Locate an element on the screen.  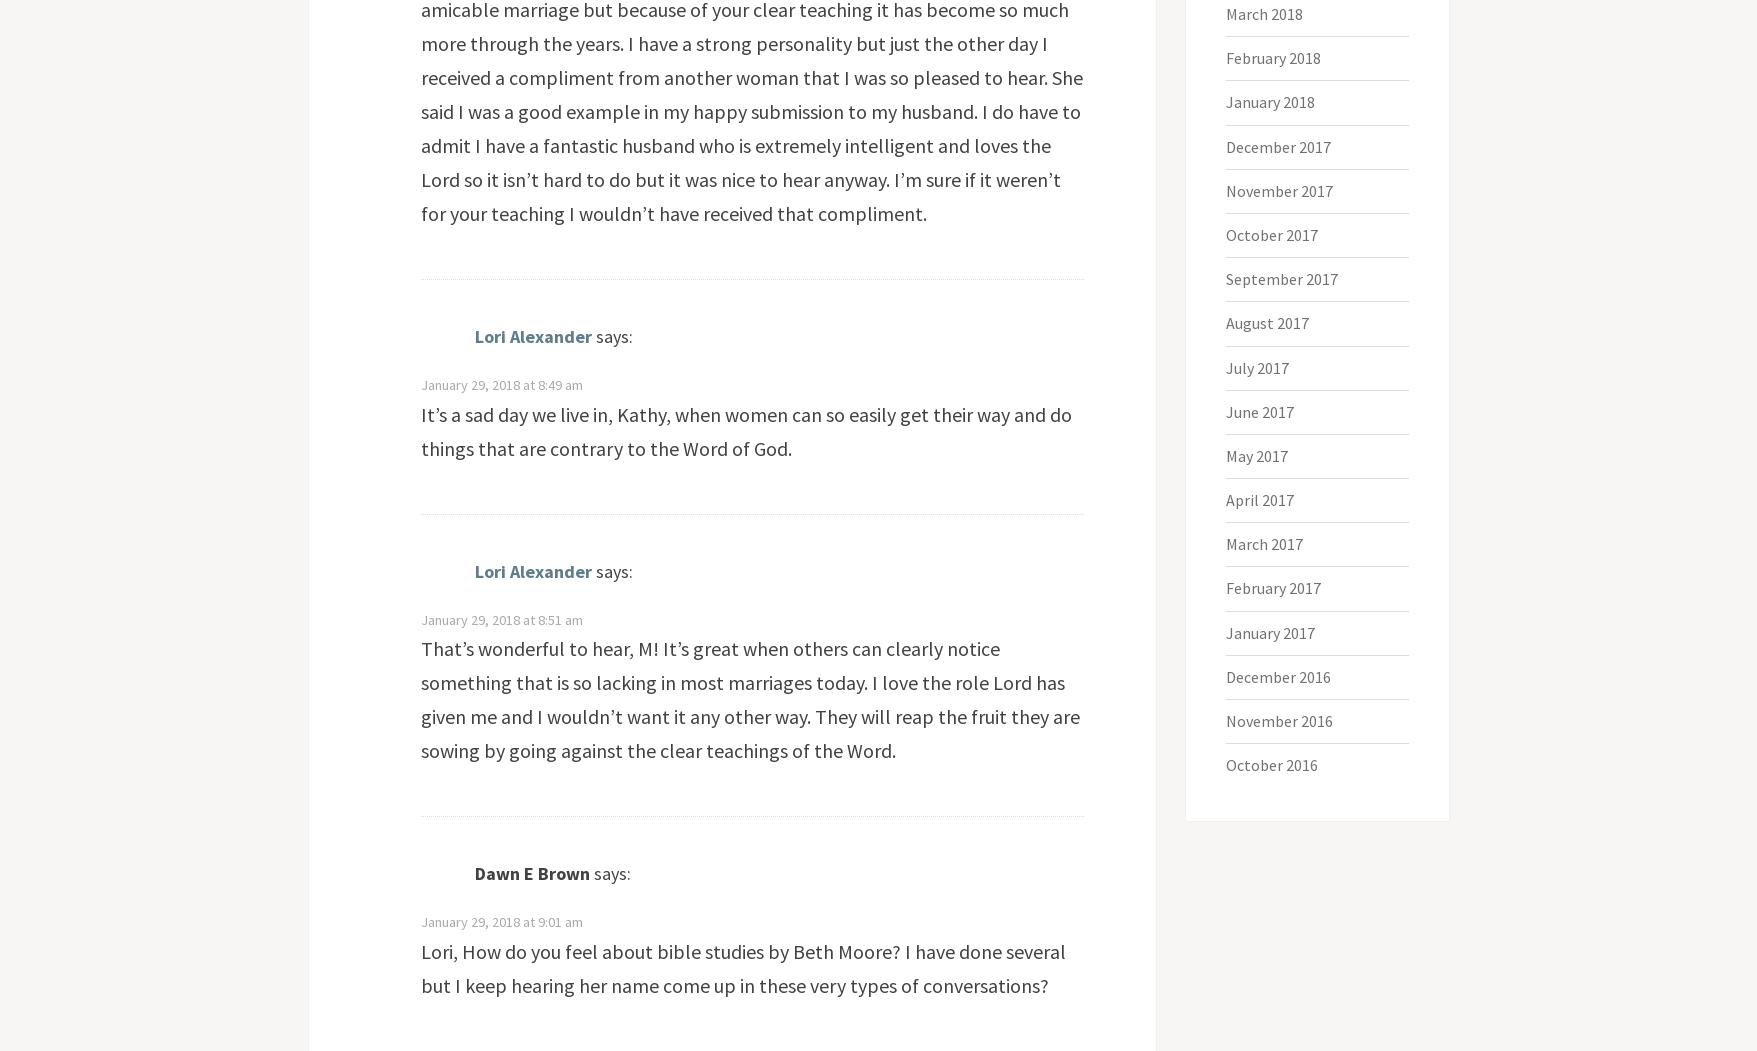
'November 2017' is located at coordinates (1225, 190).